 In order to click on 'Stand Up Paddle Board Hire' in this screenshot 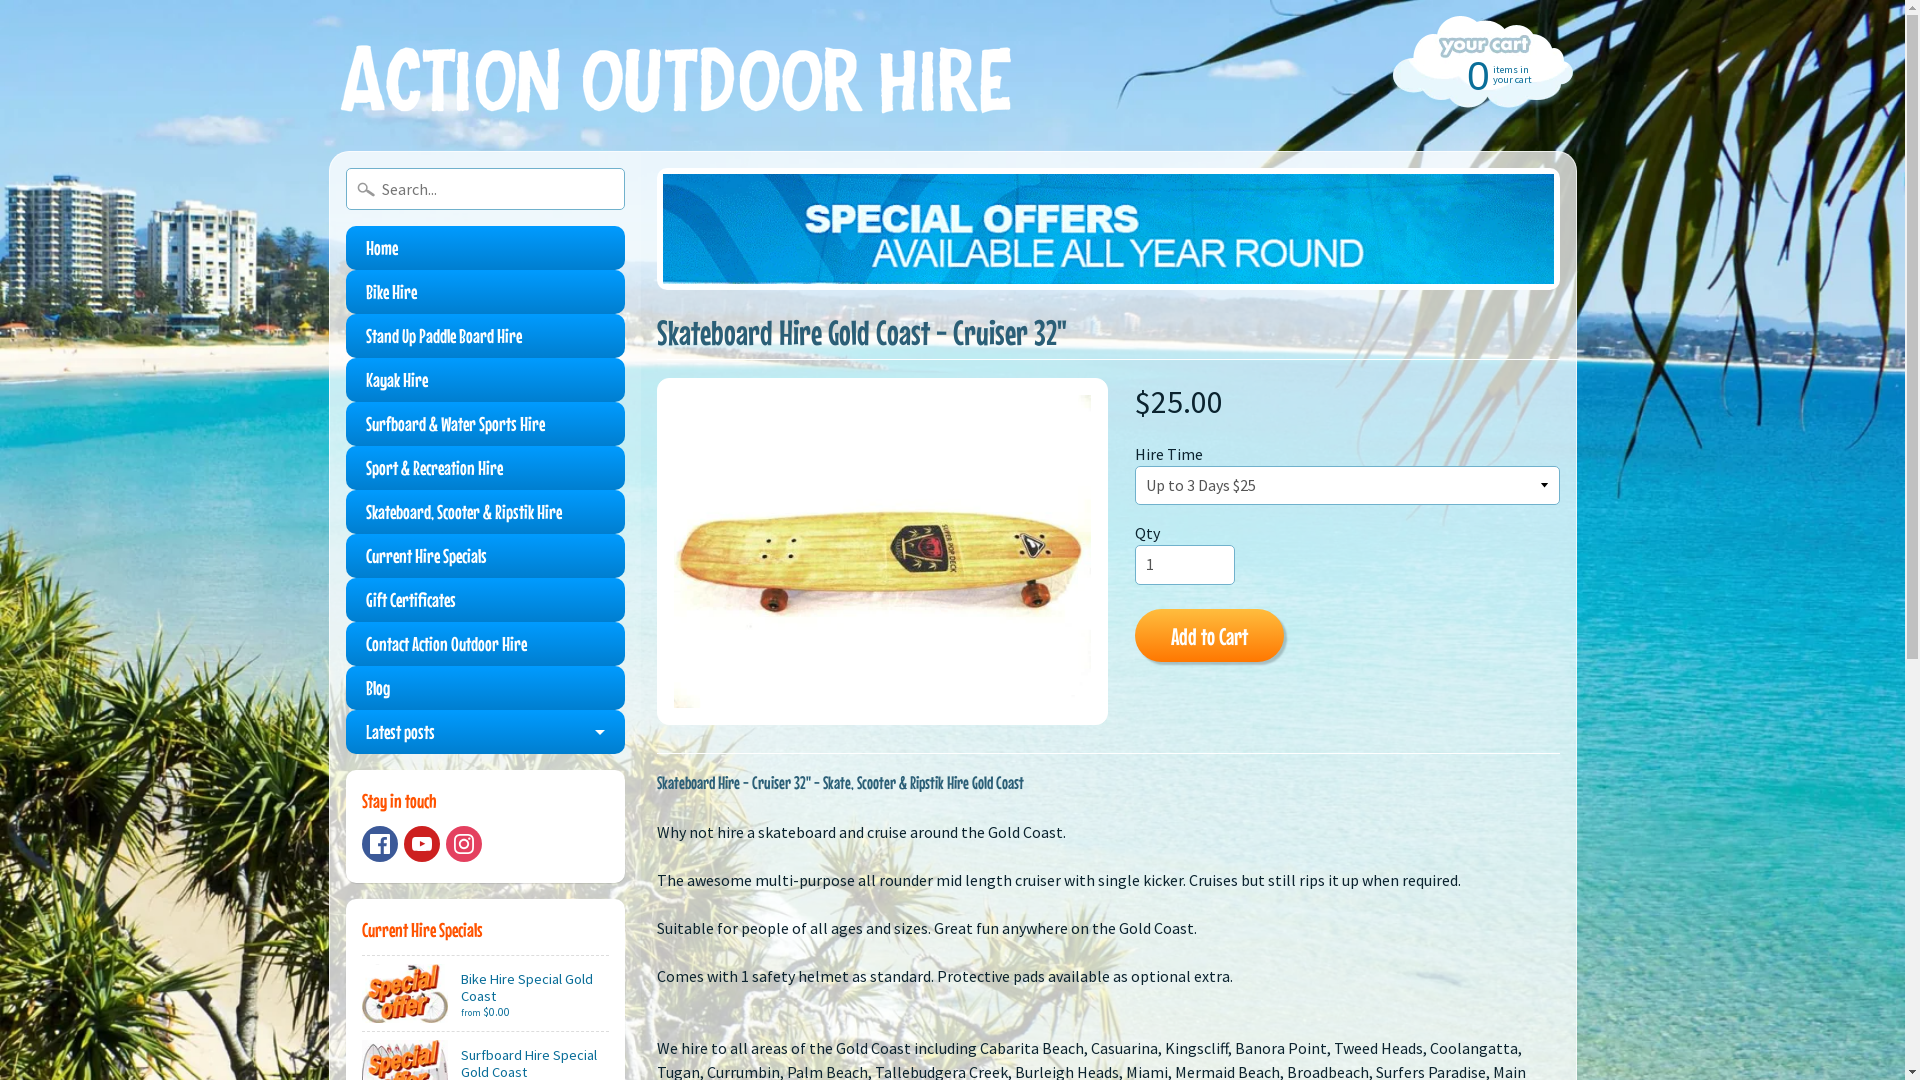, I will do `click(485, 334)`.